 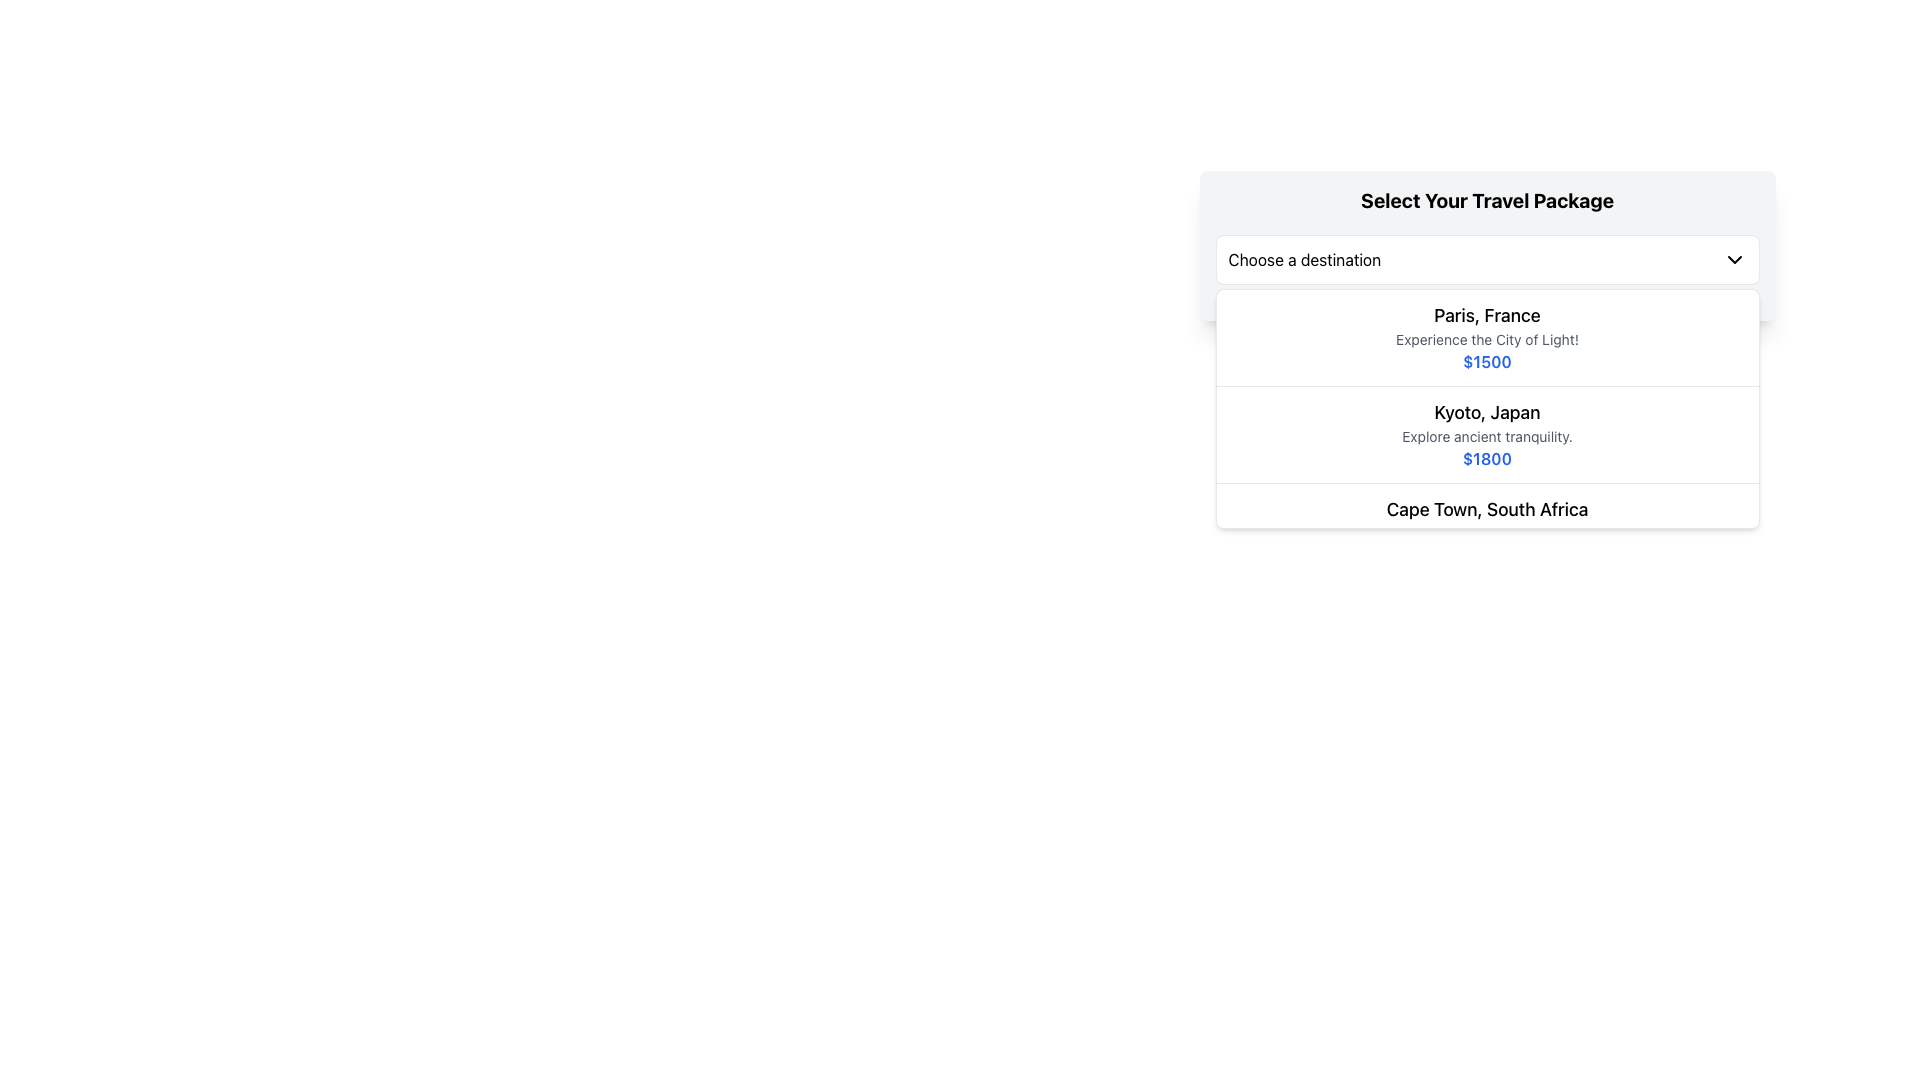 What do you see at coordinates (1487, 362) in the screenshot?
I see `the static text label displaying the price '$1500' for the travel package to 'Paris, France', which is styled in blue and bold font, positioned below the description 'Experience the City of Light!'` at bounding box center [1487, 362].